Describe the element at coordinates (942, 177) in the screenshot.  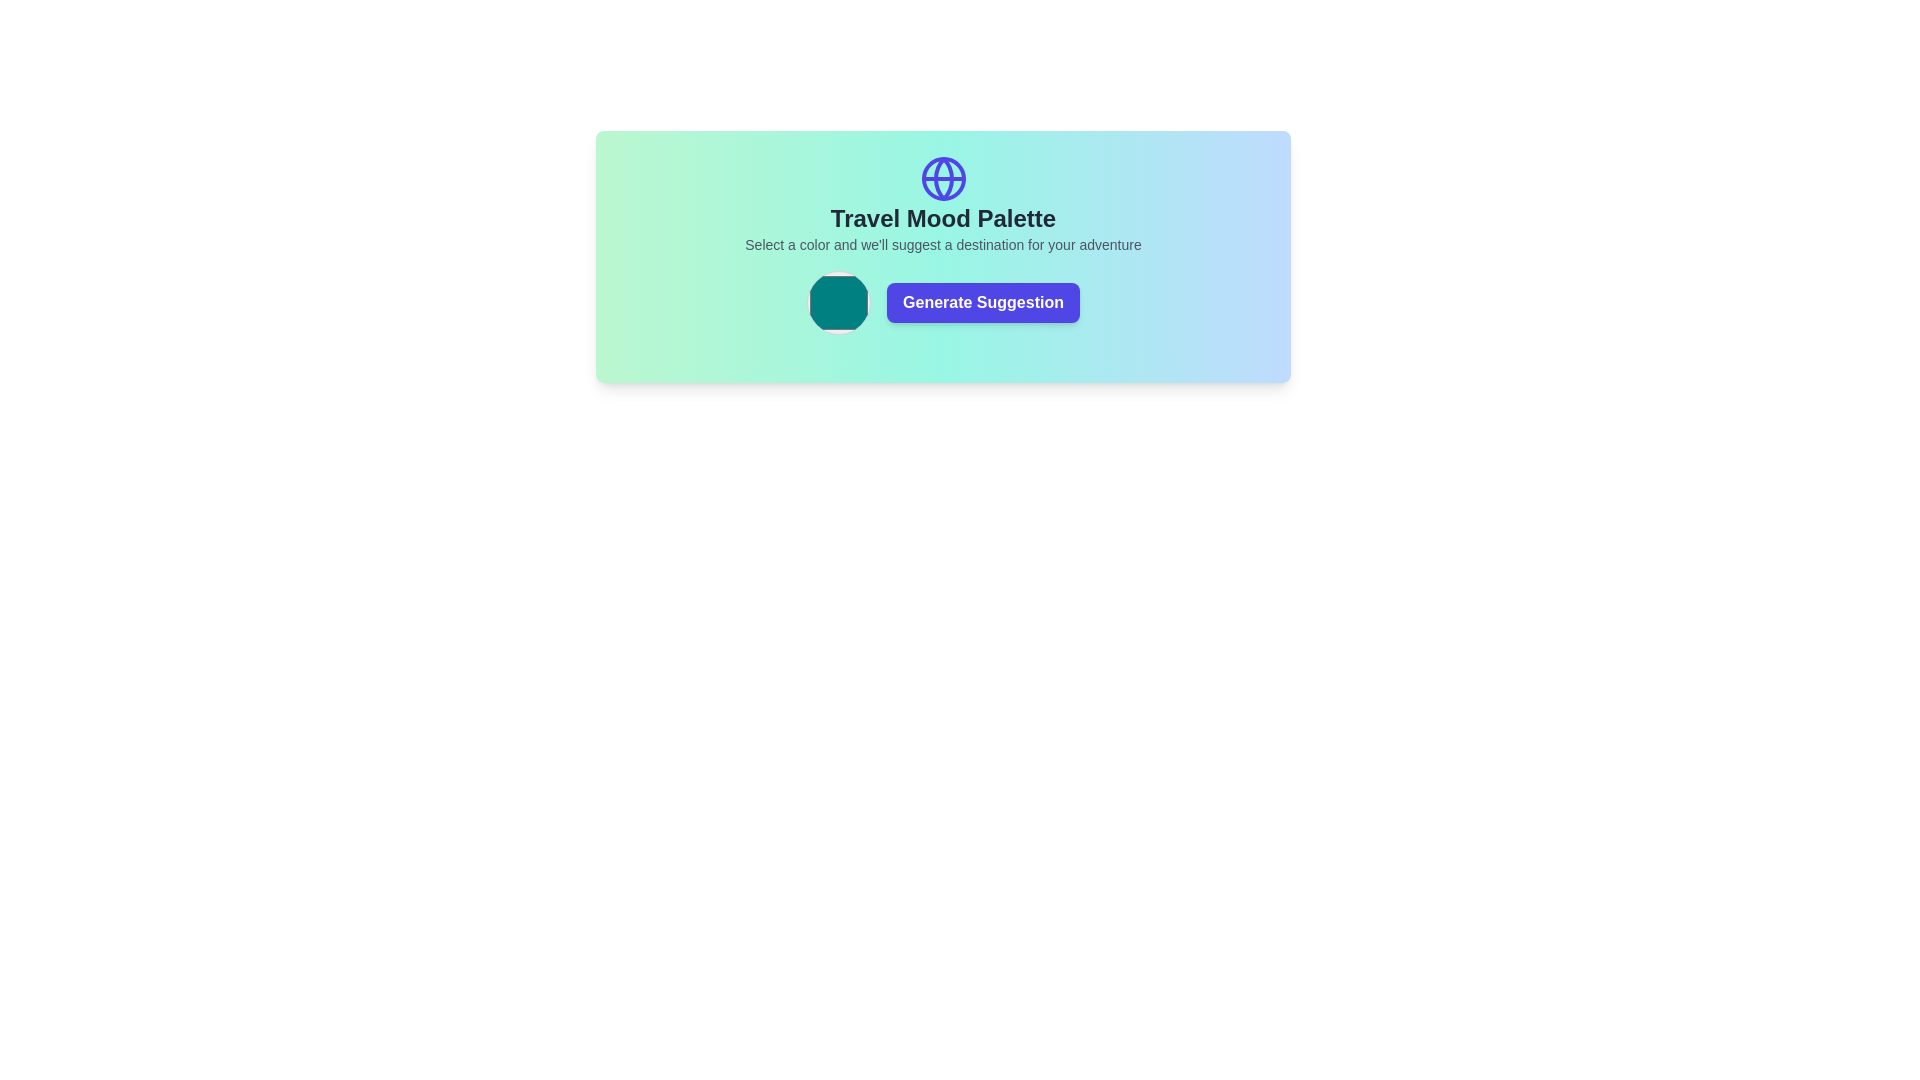
I see `the decorative travel icon located centrally in the 'Travel Mood Palette' section, positioned above its title and descriptive text` at that location.